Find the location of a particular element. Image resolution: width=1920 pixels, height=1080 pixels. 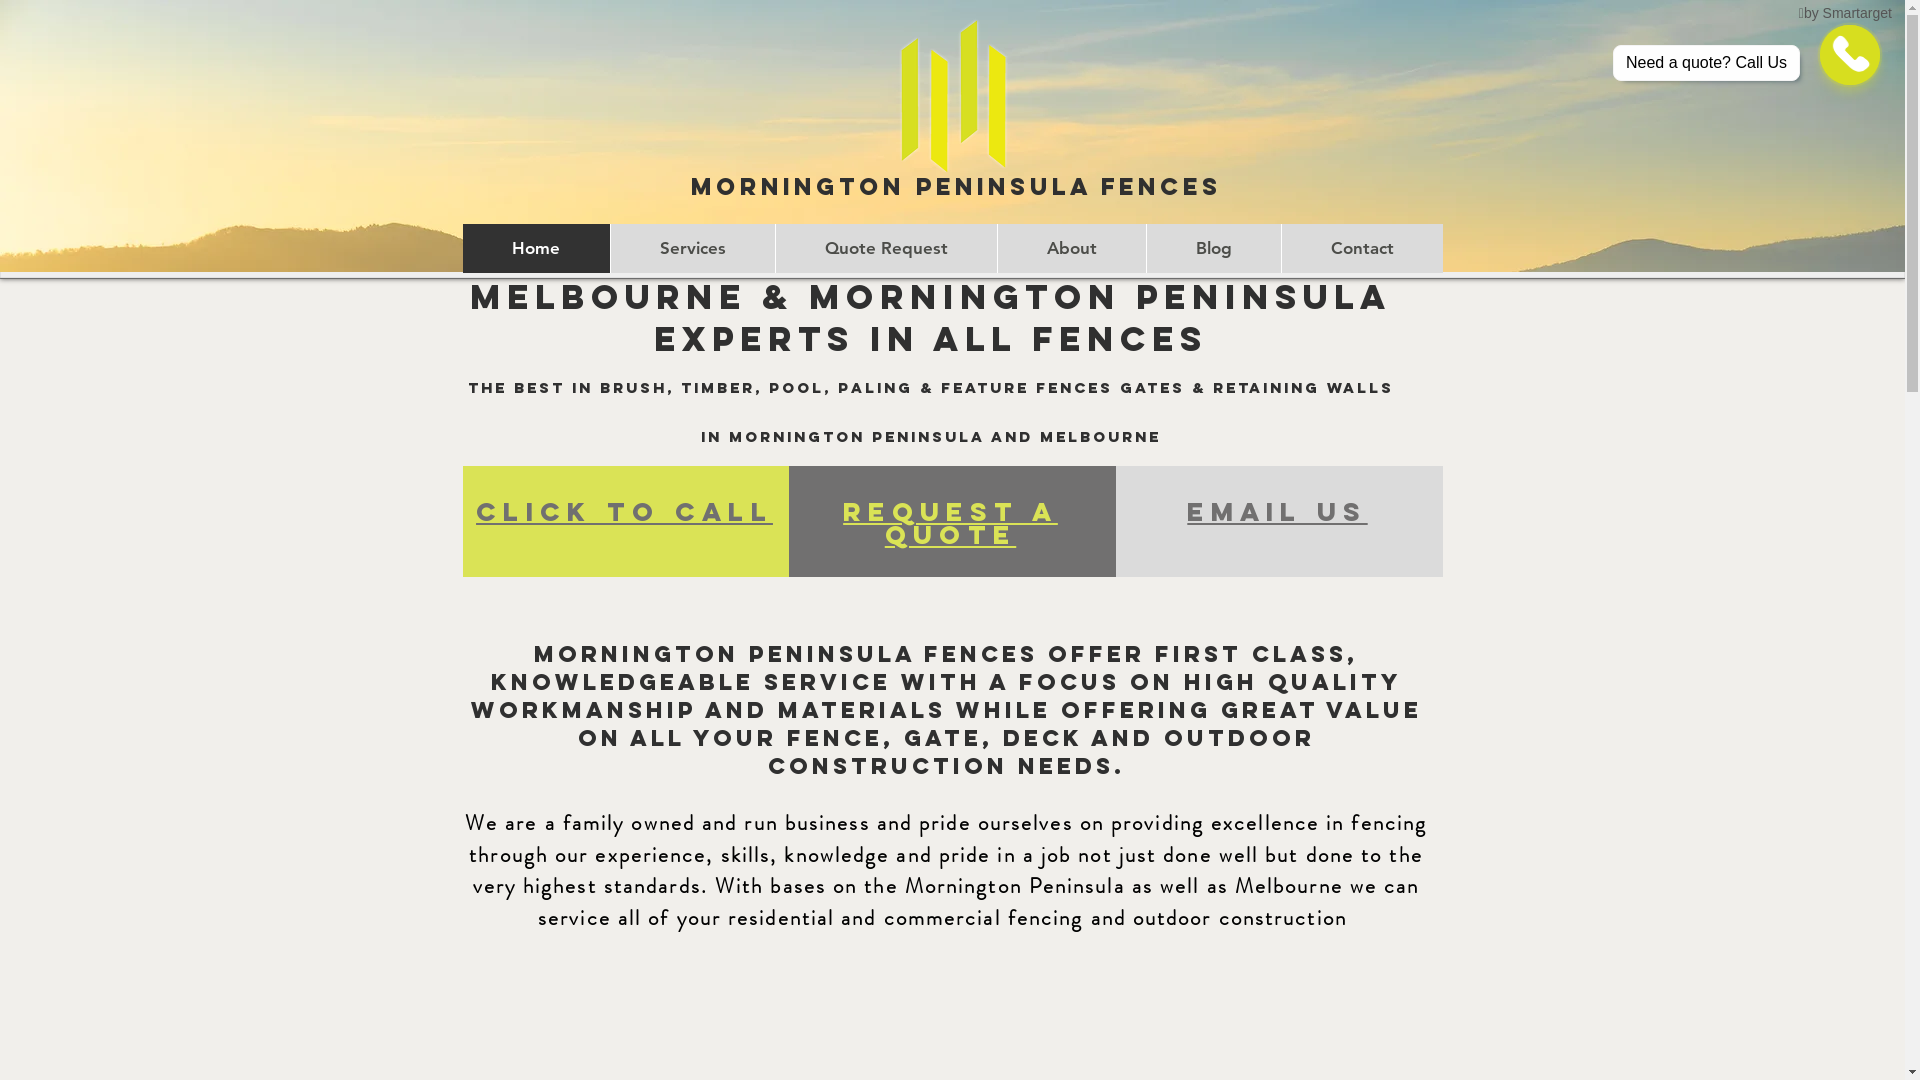

'Contact' is located at coordinates (1360, 247).